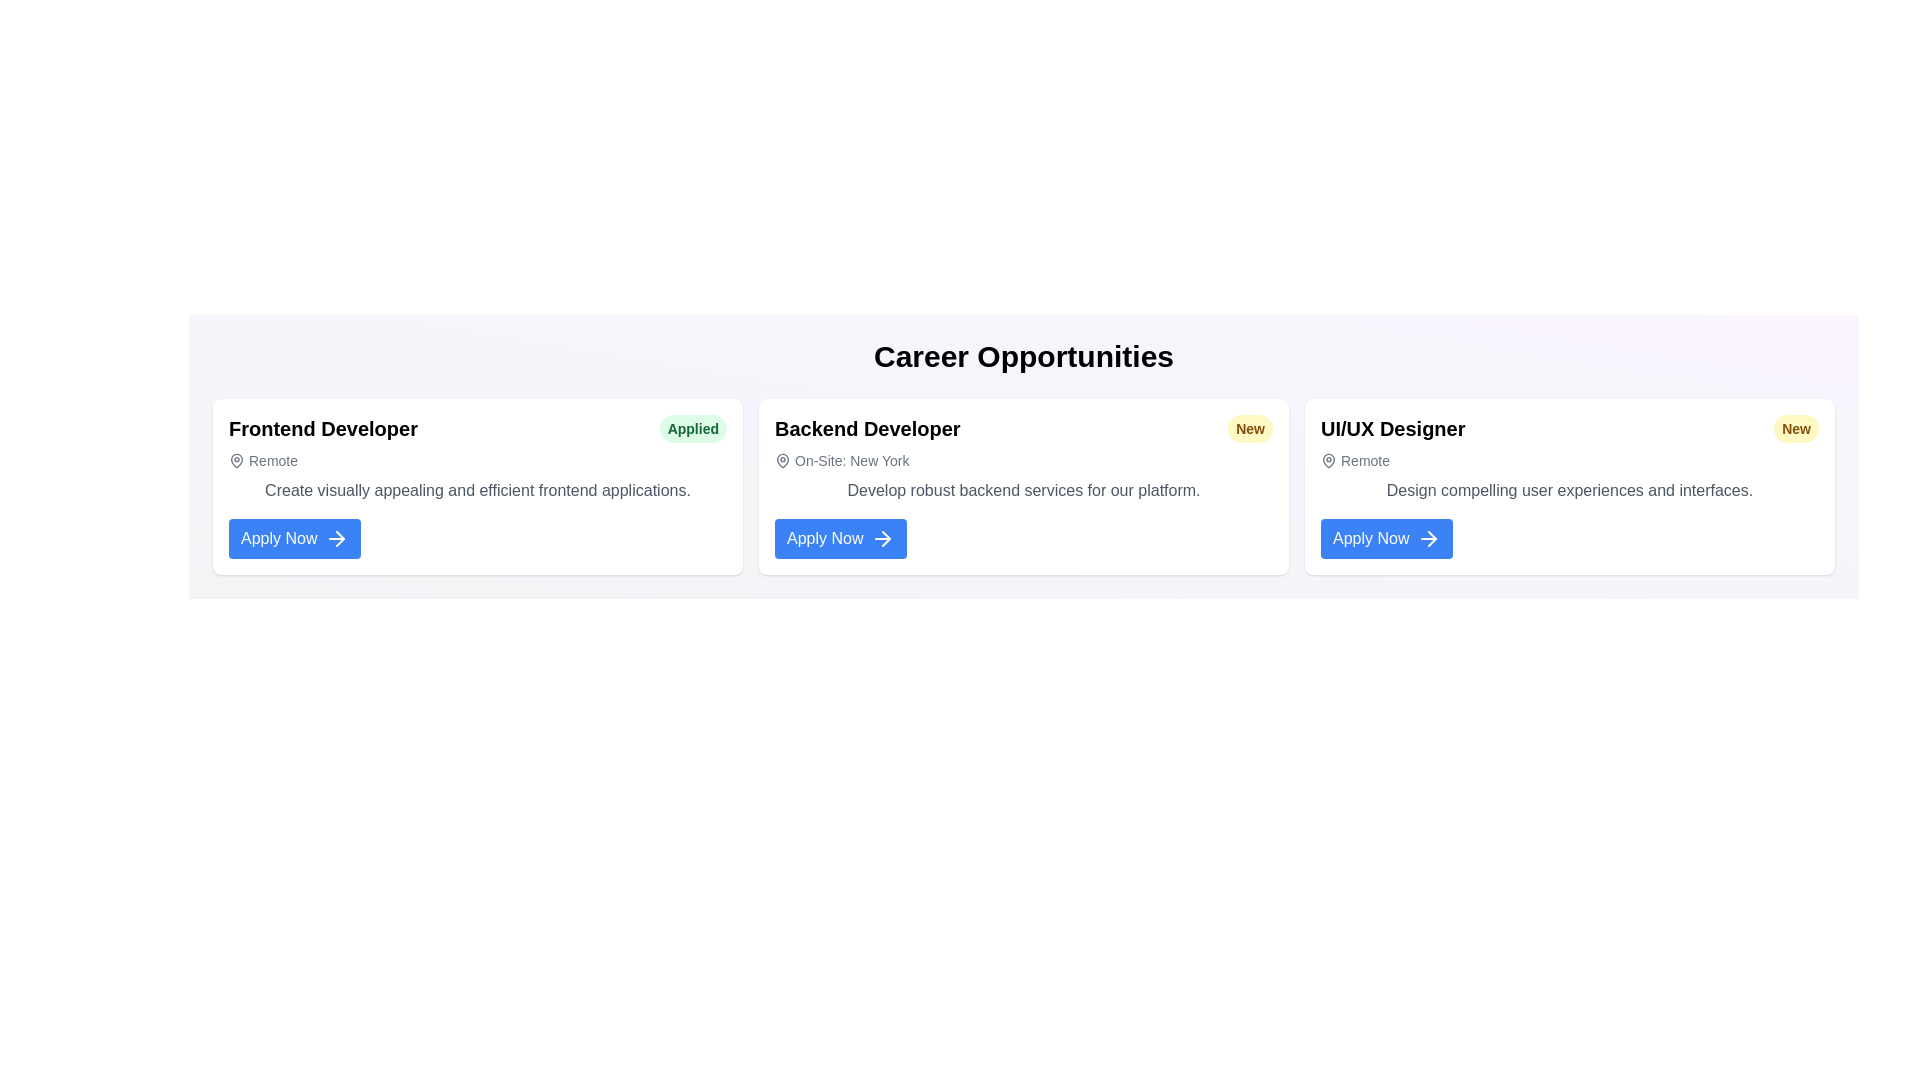 The width and height of the screenshot is (1920, 1080). What do you see at coordinates (781, 459) in the screenshot?
I see `the location indicator icon next to the 'On-Site: New York' text label in the backend developer job listing card` at bounding box center [781, 459].